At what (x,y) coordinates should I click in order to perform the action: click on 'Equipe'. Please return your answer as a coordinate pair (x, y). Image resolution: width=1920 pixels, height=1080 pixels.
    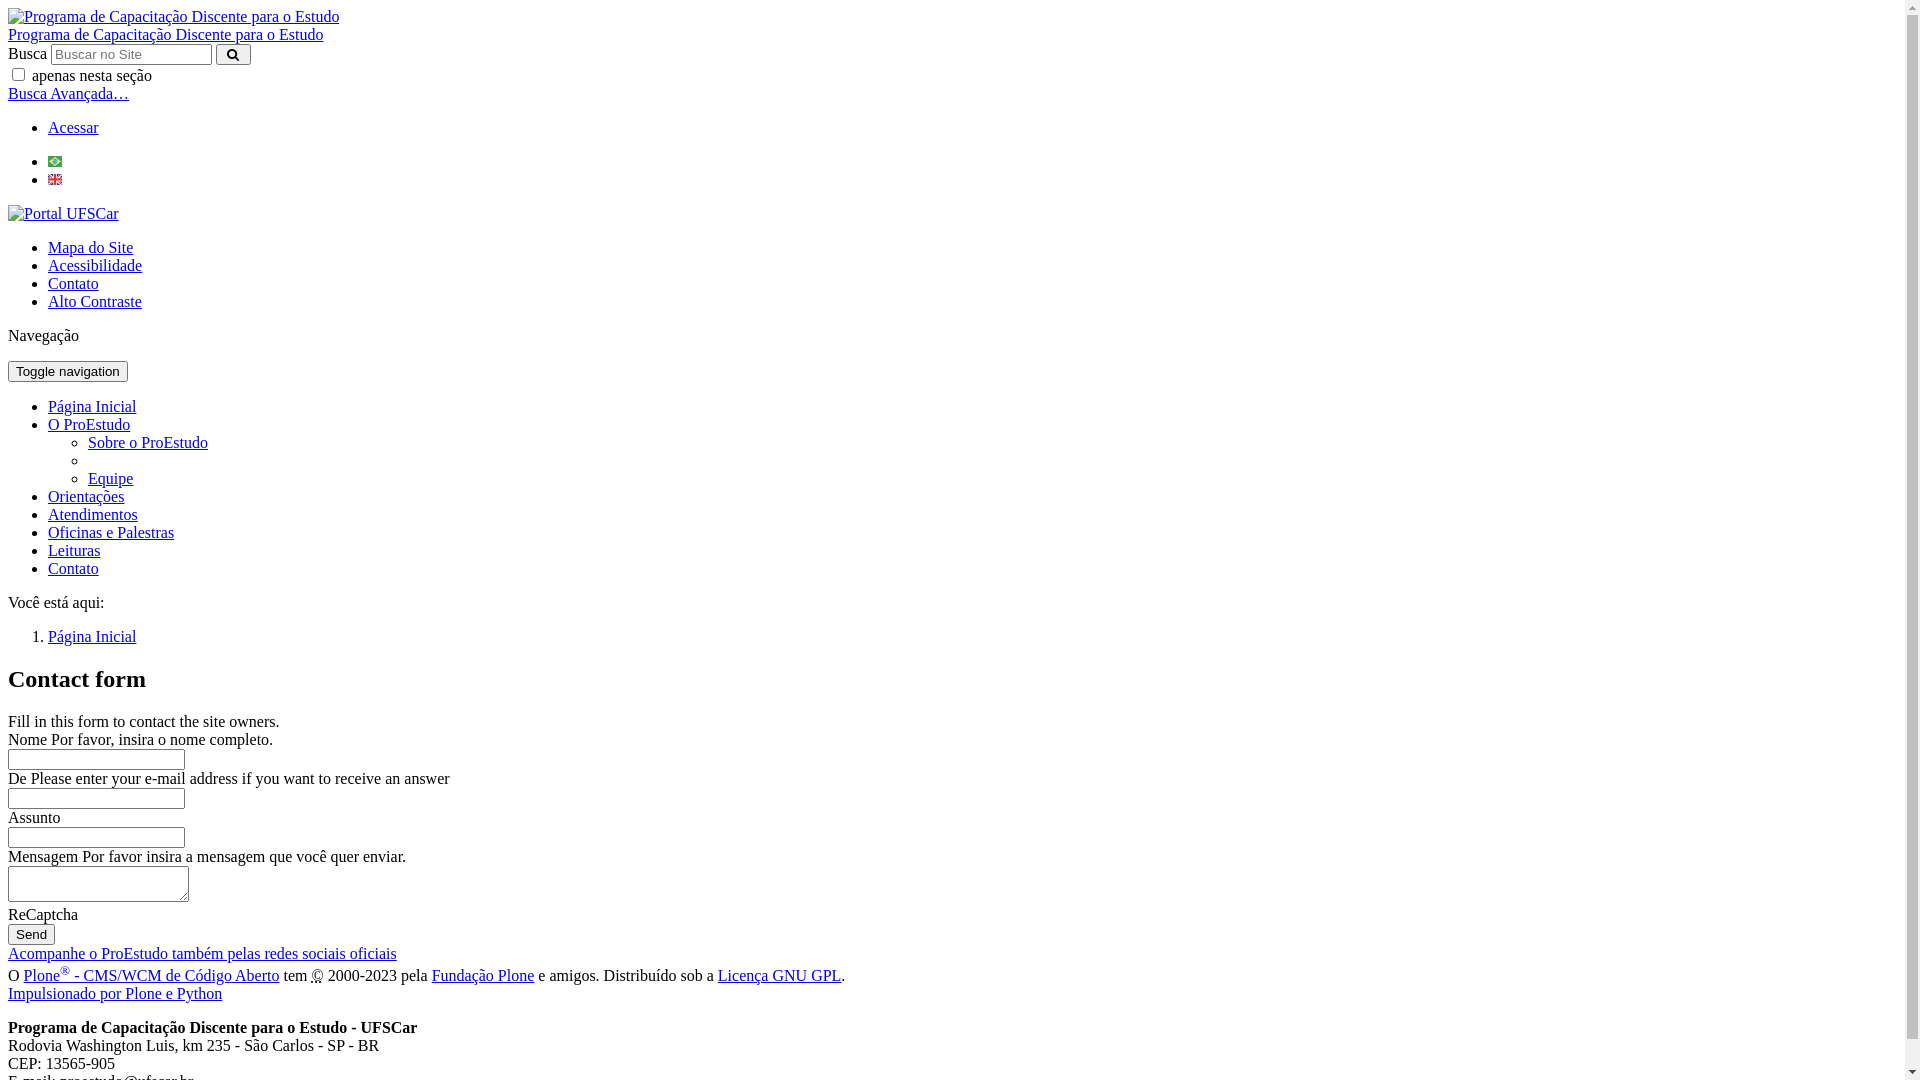
    Looking at the image, I should click on (109, 478).